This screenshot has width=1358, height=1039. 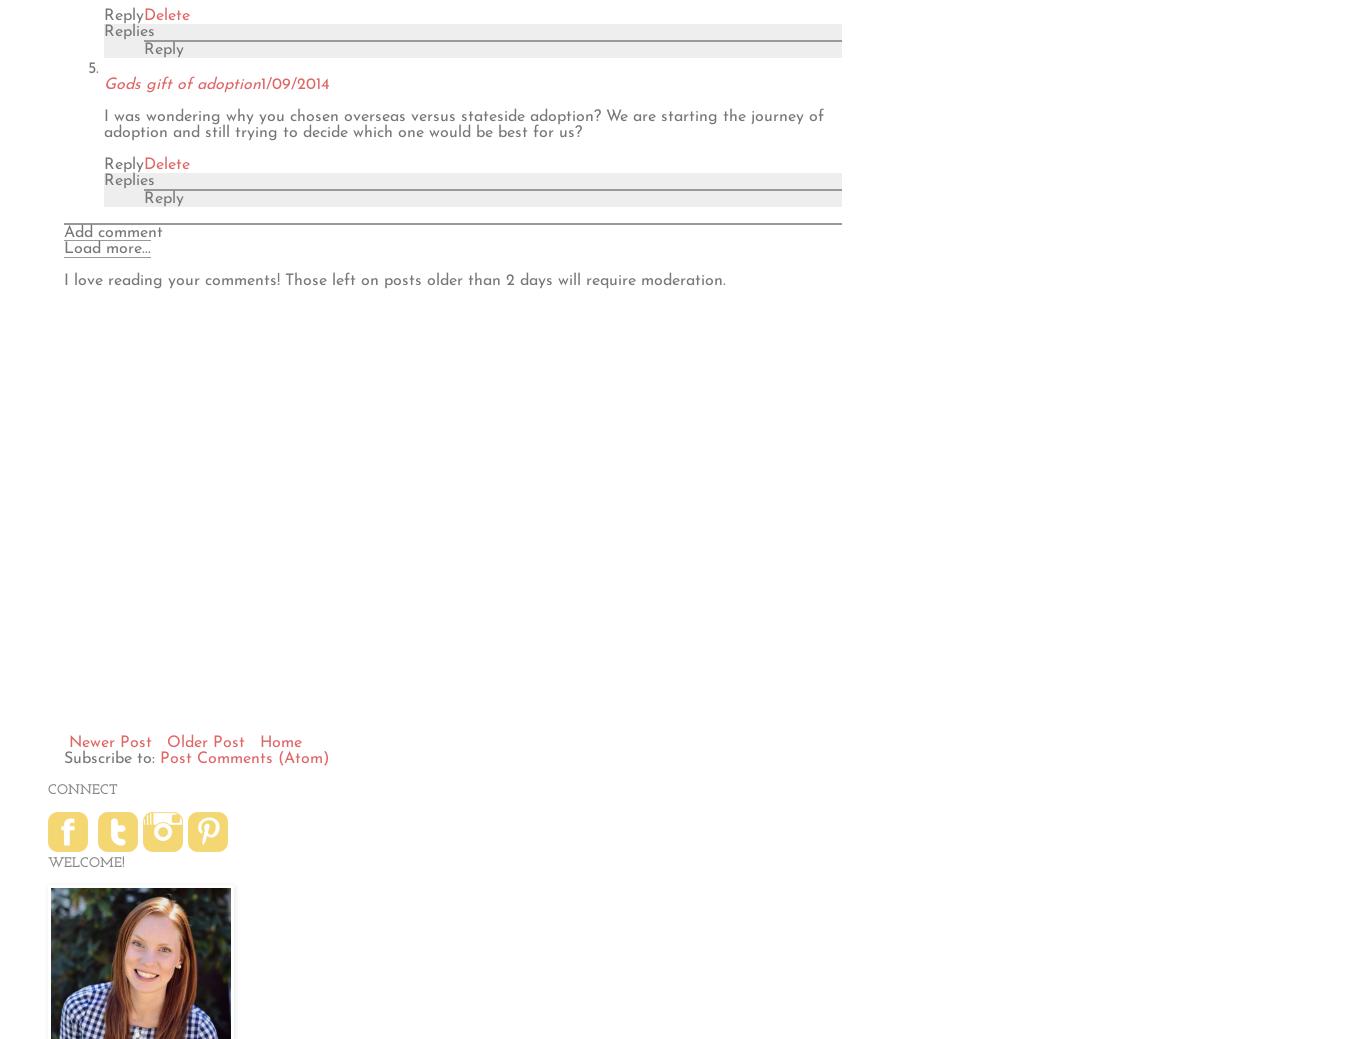 What do you see at coordinates (46, 861) in the screenshot?
I see `'Welcome!'` at bounding box center [46, 861].